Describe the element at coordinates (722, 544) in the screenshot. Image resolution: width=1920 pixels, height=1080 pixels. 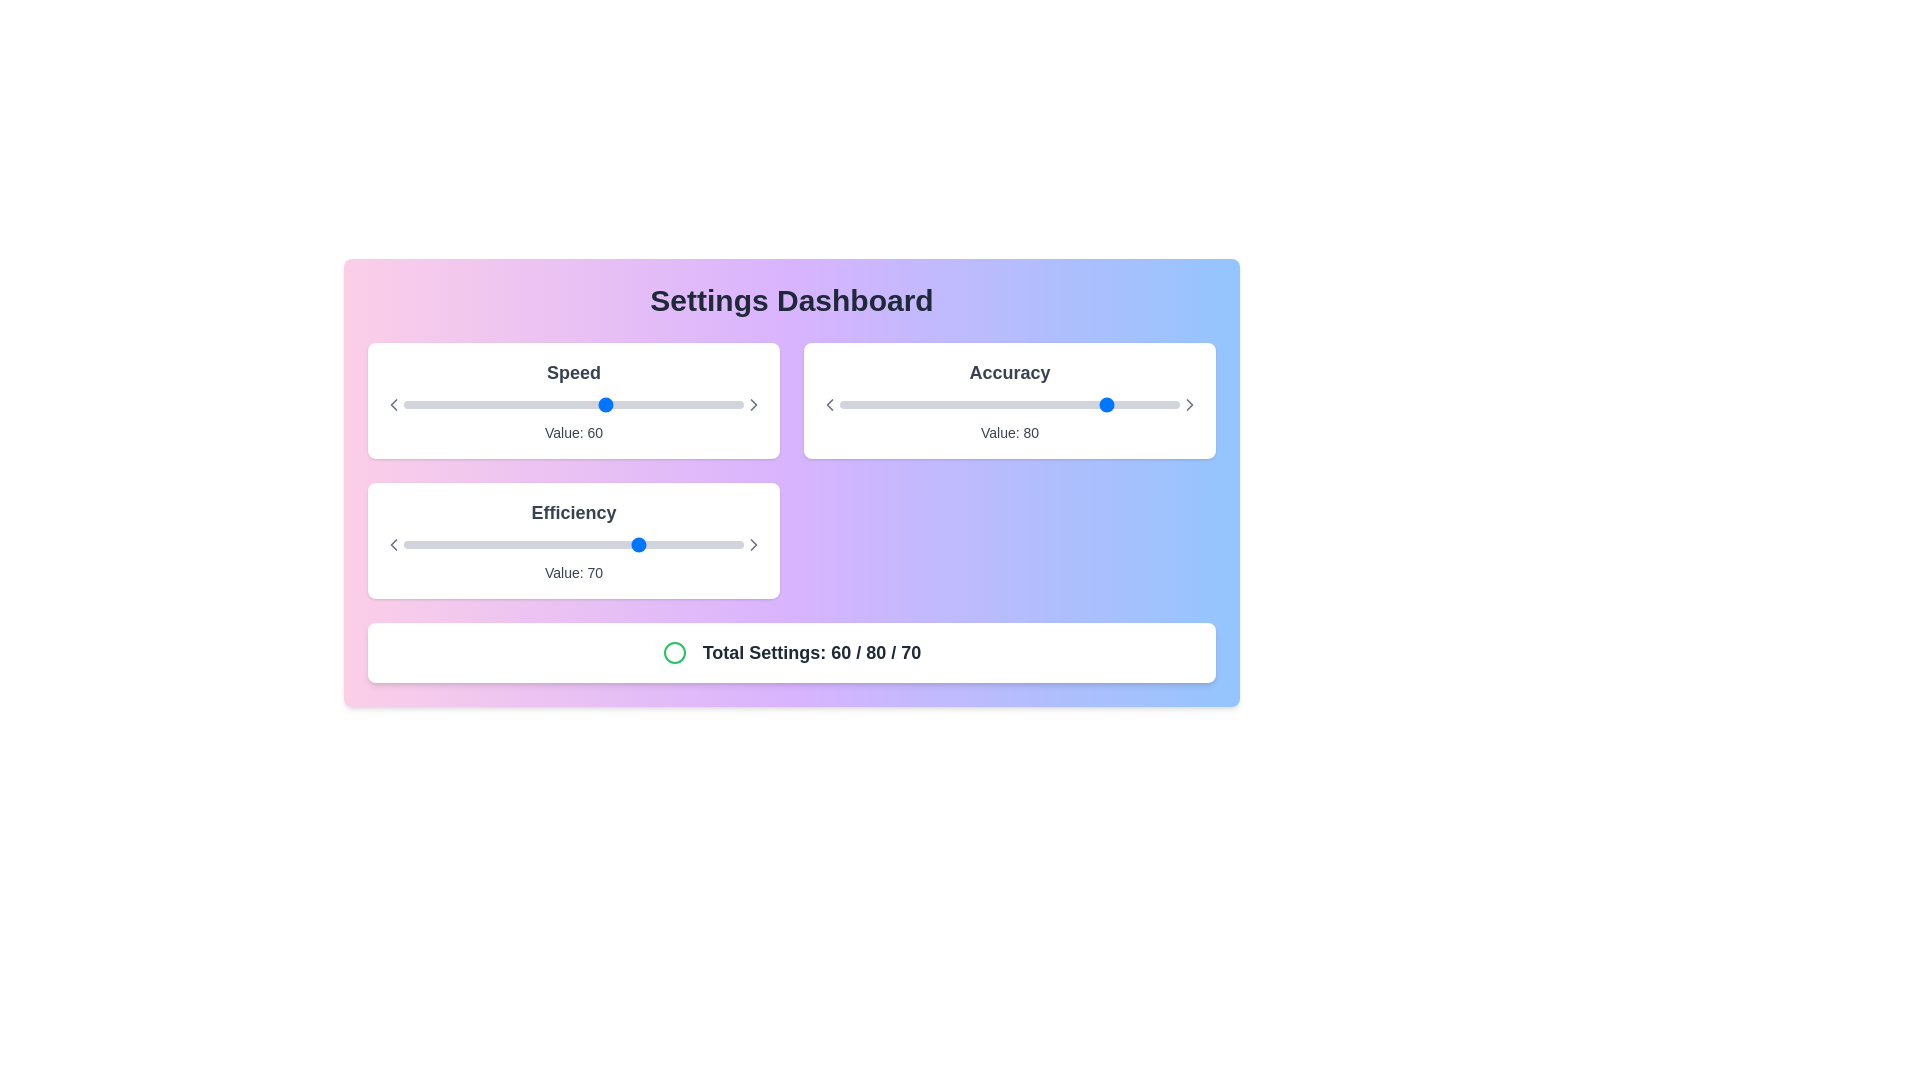
I see `efficiency` at that location.